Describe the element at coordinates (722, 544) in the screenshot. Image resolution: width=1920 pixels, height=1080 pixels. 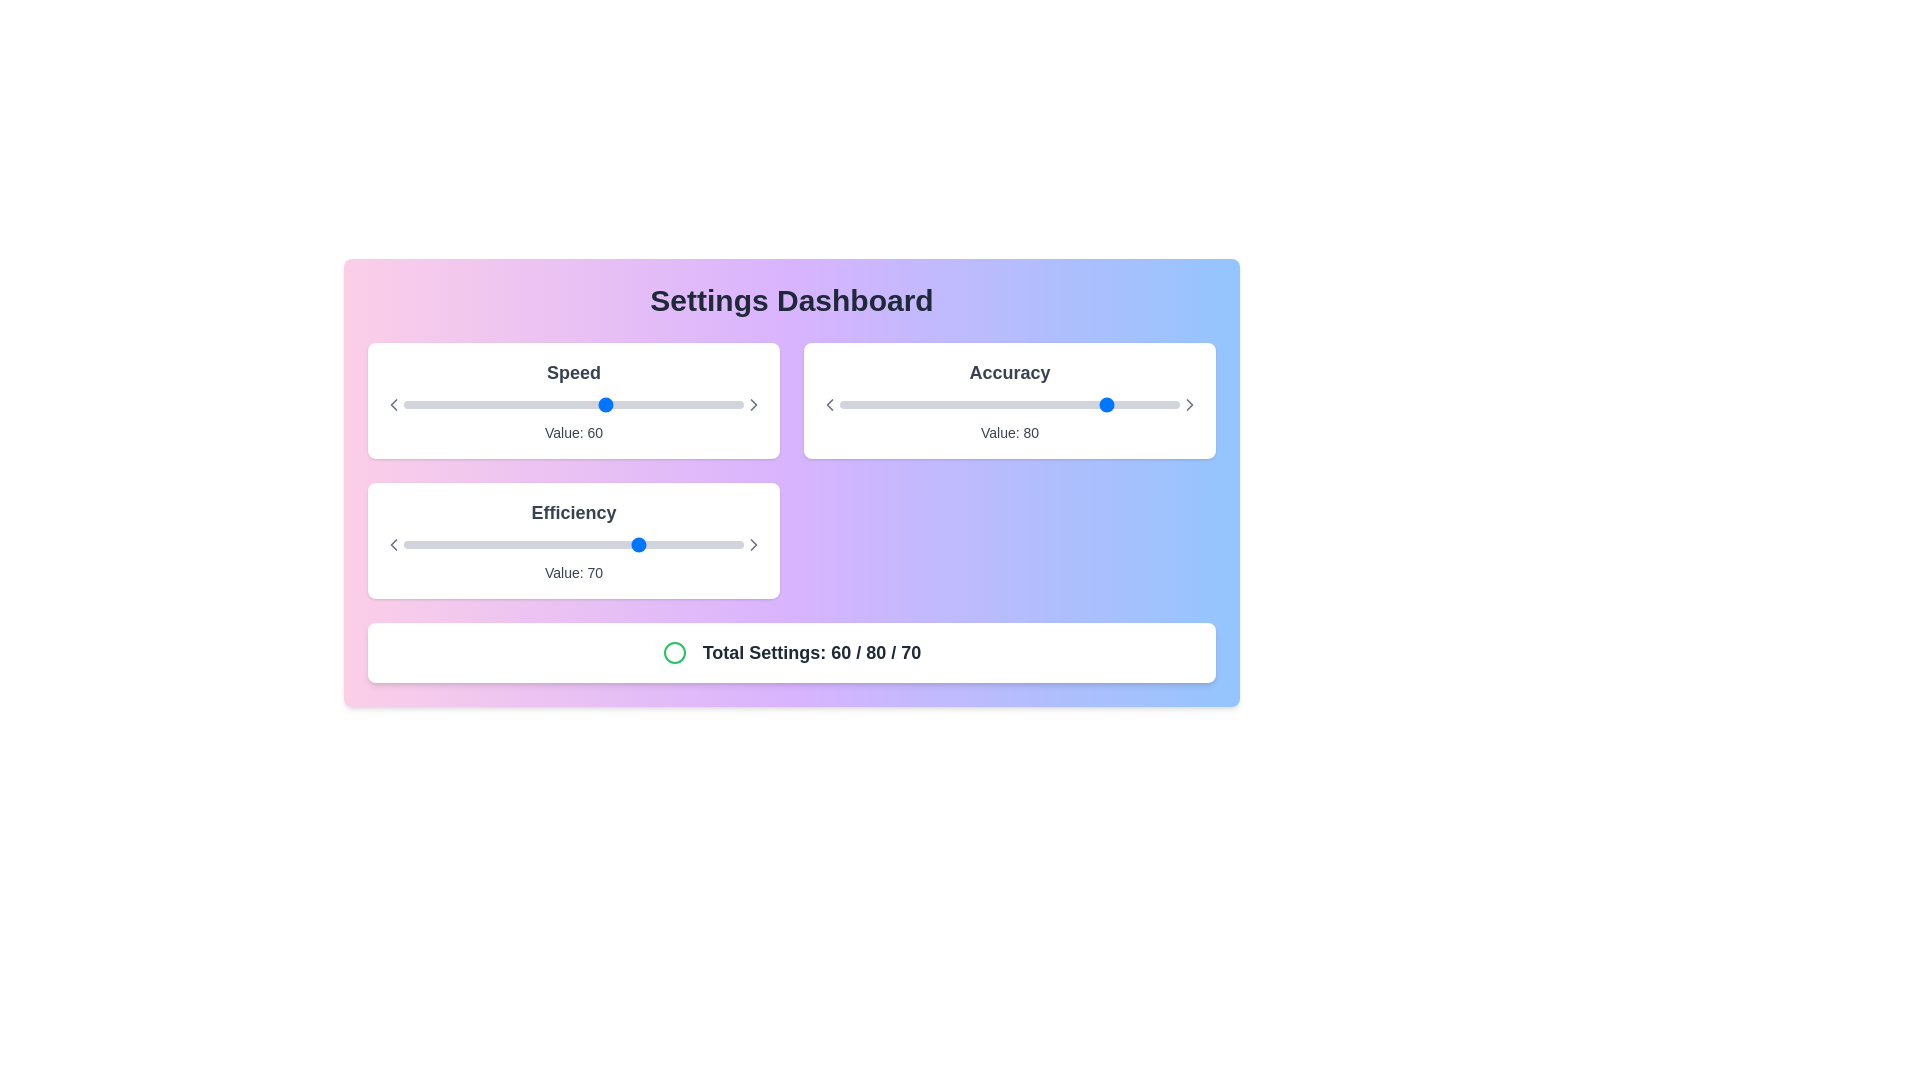
I see `efficiency` at that location.